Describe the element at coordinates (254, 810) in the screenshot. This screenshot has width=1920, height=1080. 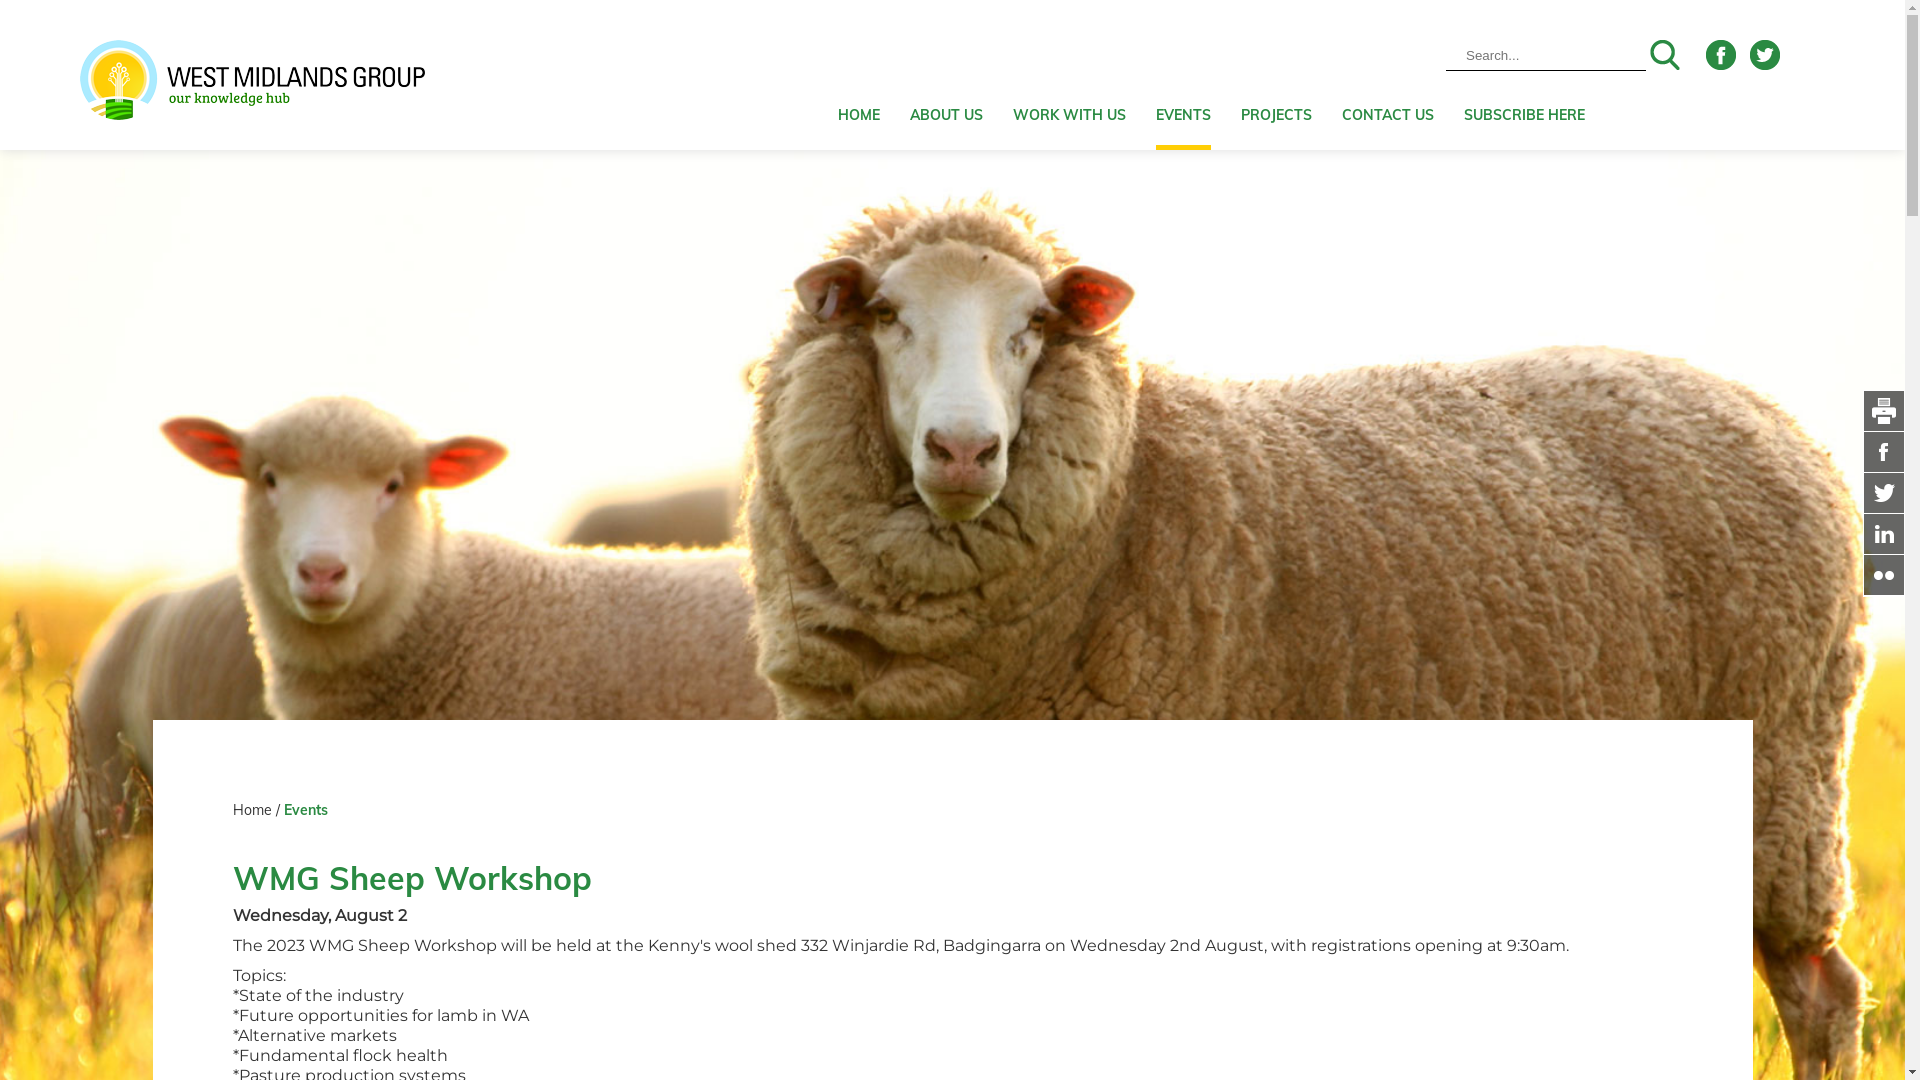
I see `'Home'` at that location.